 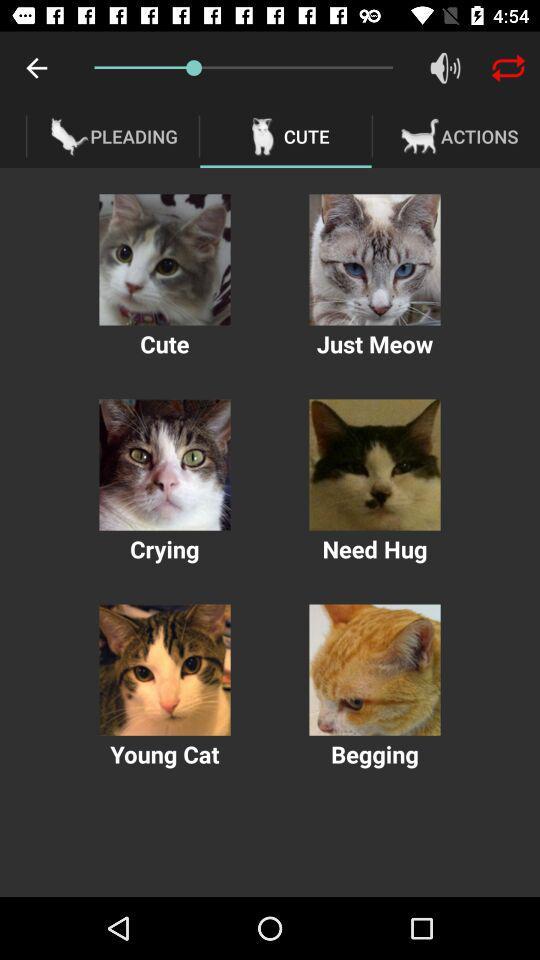 I want to click on this item, so click(x=374, y=465).